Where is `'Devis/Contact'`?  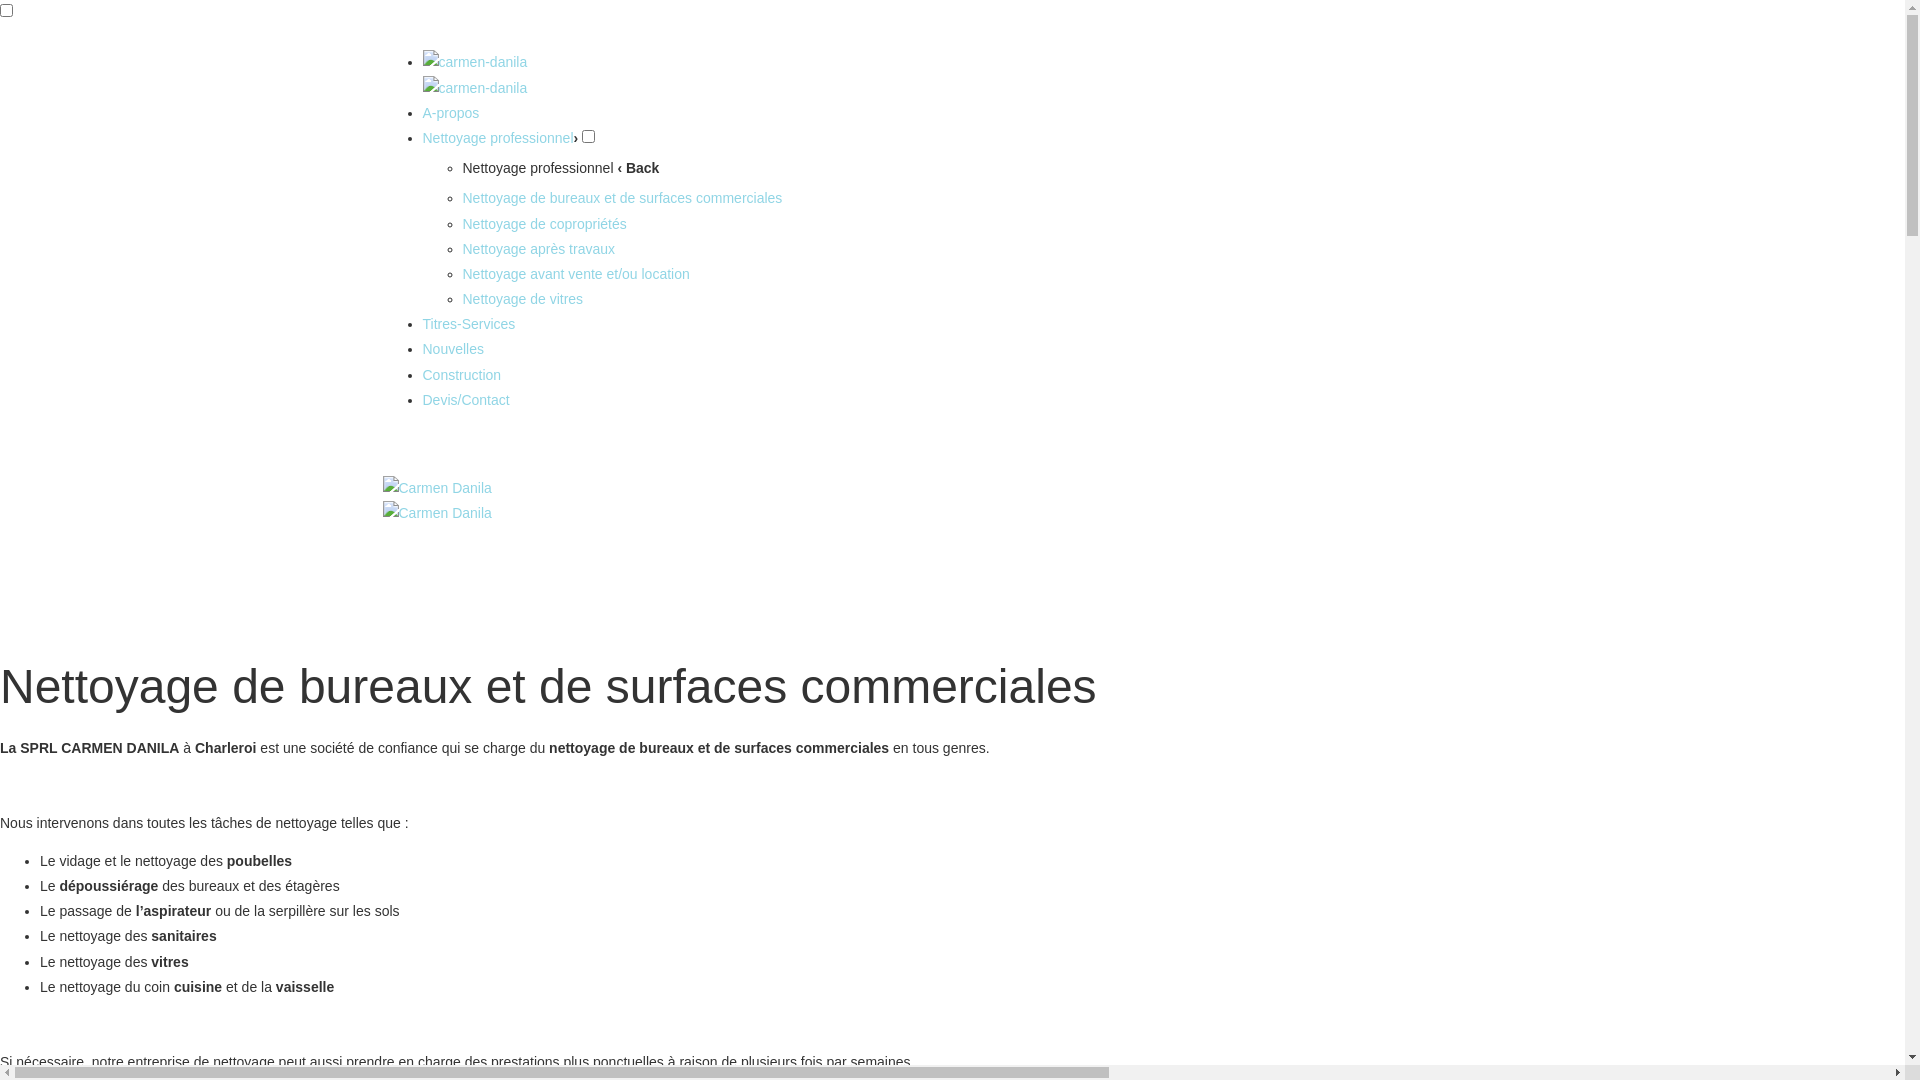 'Devis/Contact' is located at coordinates (421, 400).